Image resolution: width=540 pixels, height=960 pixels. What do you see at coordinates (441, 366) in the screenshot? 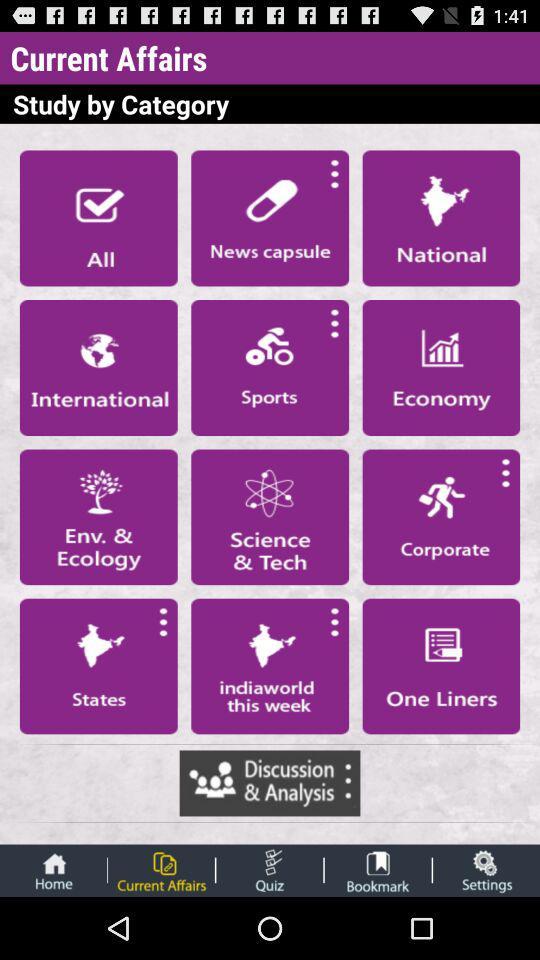
I see `open stock page` at bounding box center [441, 366].